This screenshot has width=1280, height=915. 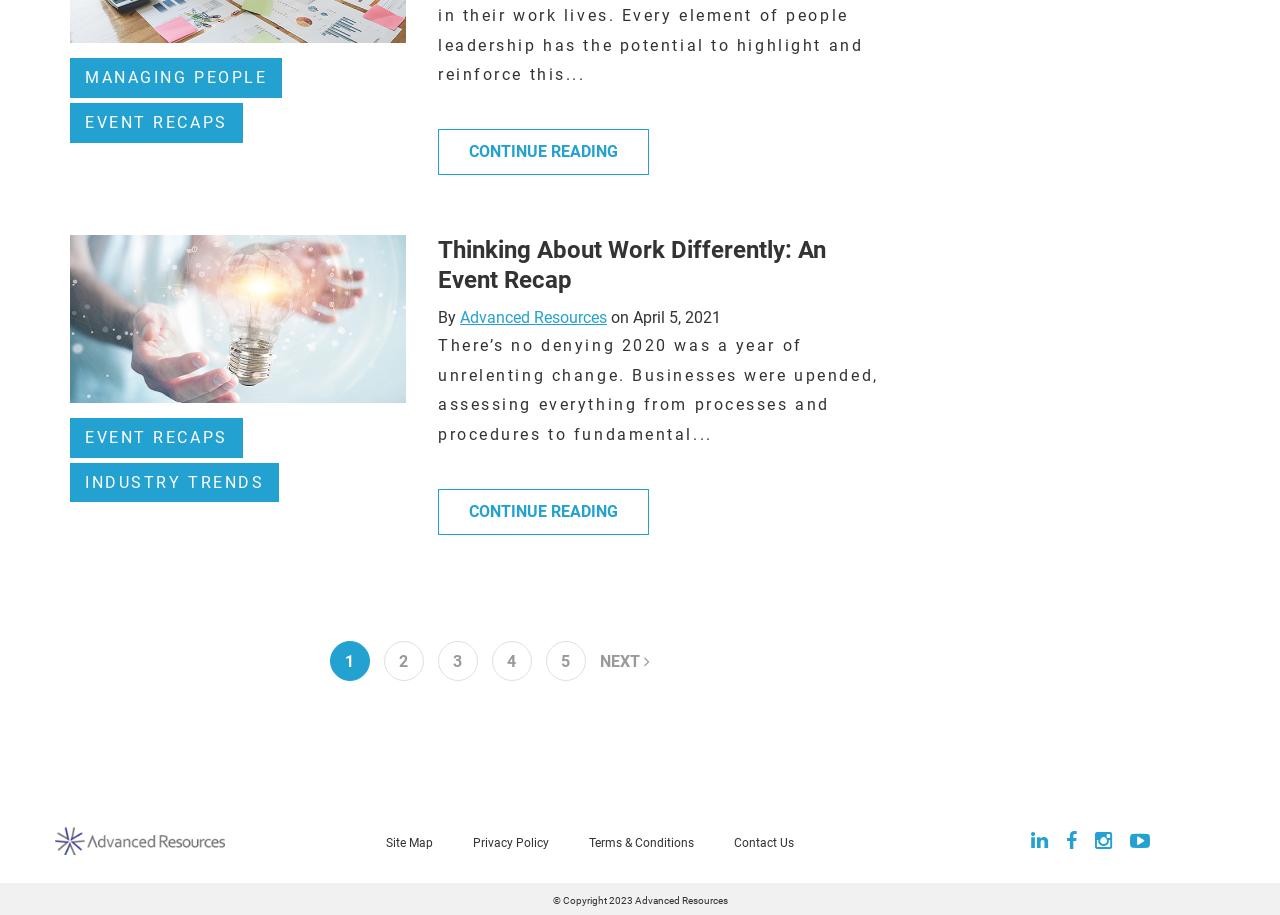 I want to click on 'Contact Us', so click(x=763, y=841).